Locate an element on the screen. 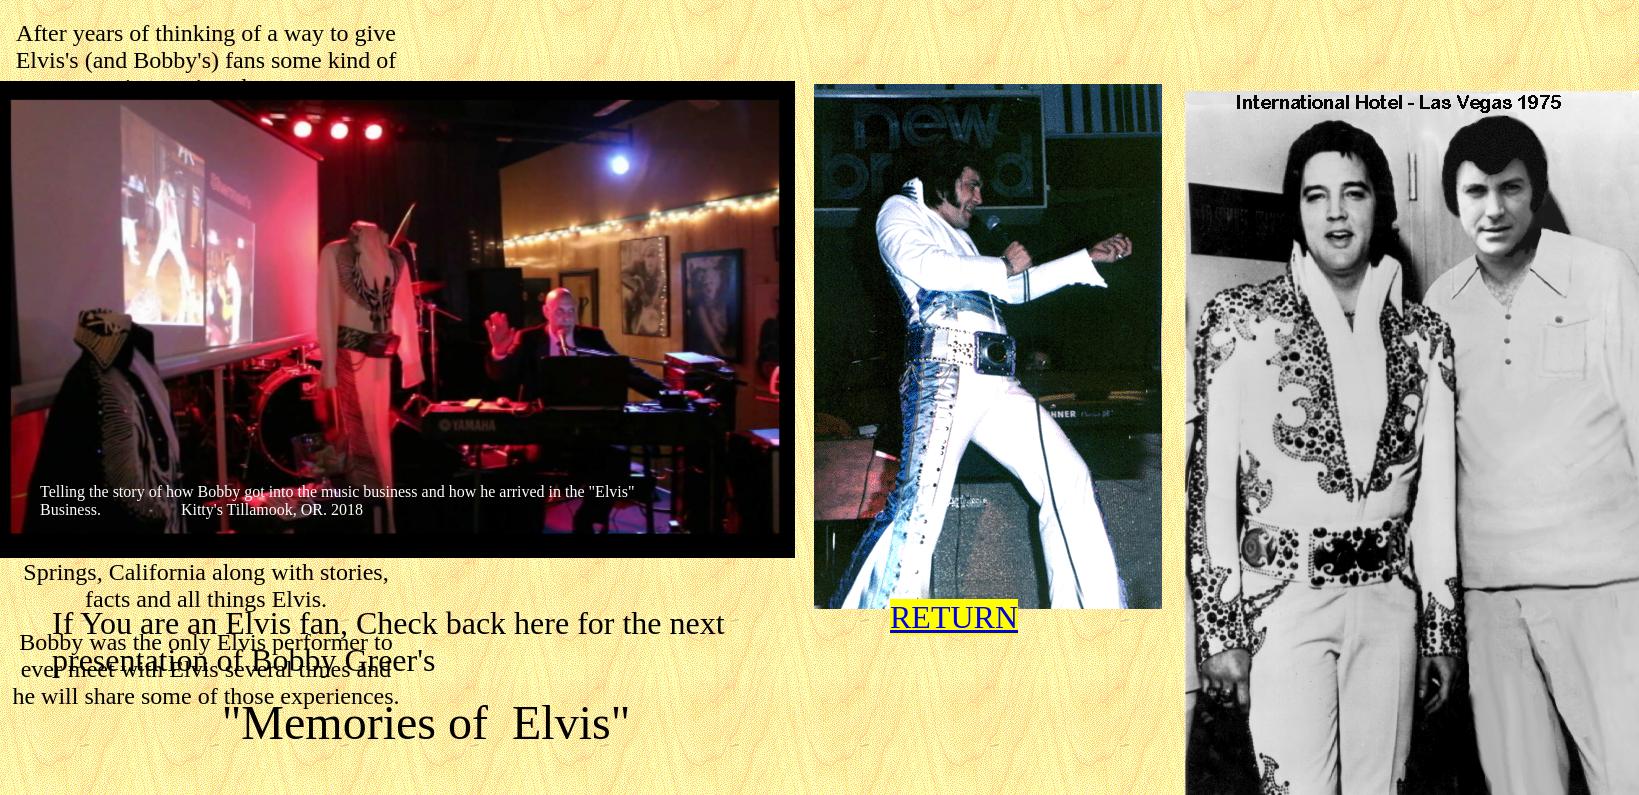  'with Elvis 
in Las Vegas and Palm Springs, California along with stories, facts and all 
things Elvis.' is located at coordinates (204, 572).